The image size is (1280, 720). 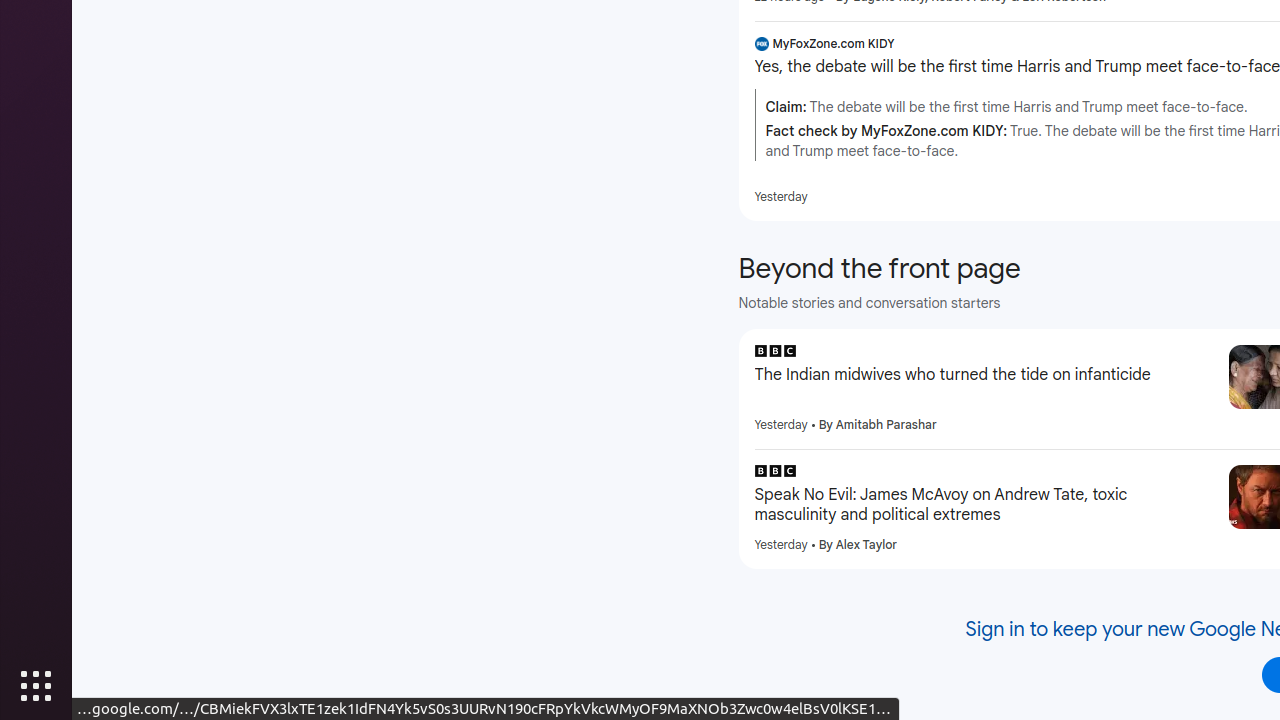 I want to click on 'More - The Indian midwives who turned the tide on infanticide', so click(x=1205, y=353).